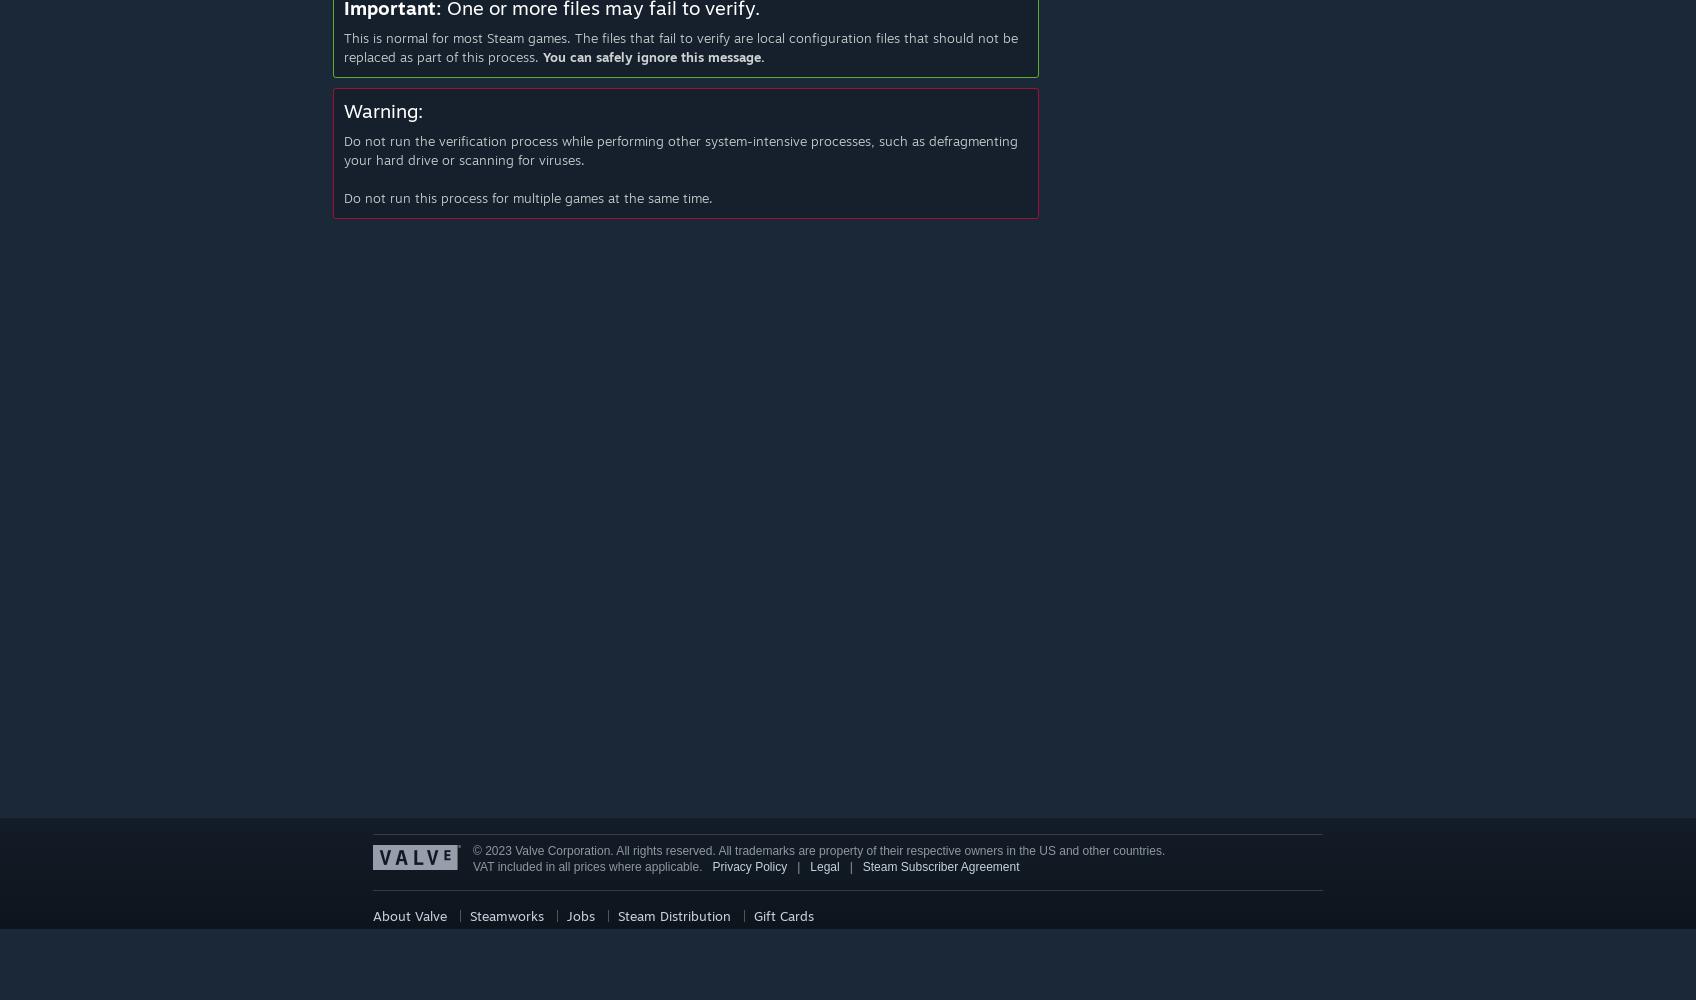  Describe the element at coordinates (679, 46) in the screenshot. I see `'This is normal for most Steam games. The files that fail to verify are local configuration files that should not be replaced as part of this process.'` at that location.